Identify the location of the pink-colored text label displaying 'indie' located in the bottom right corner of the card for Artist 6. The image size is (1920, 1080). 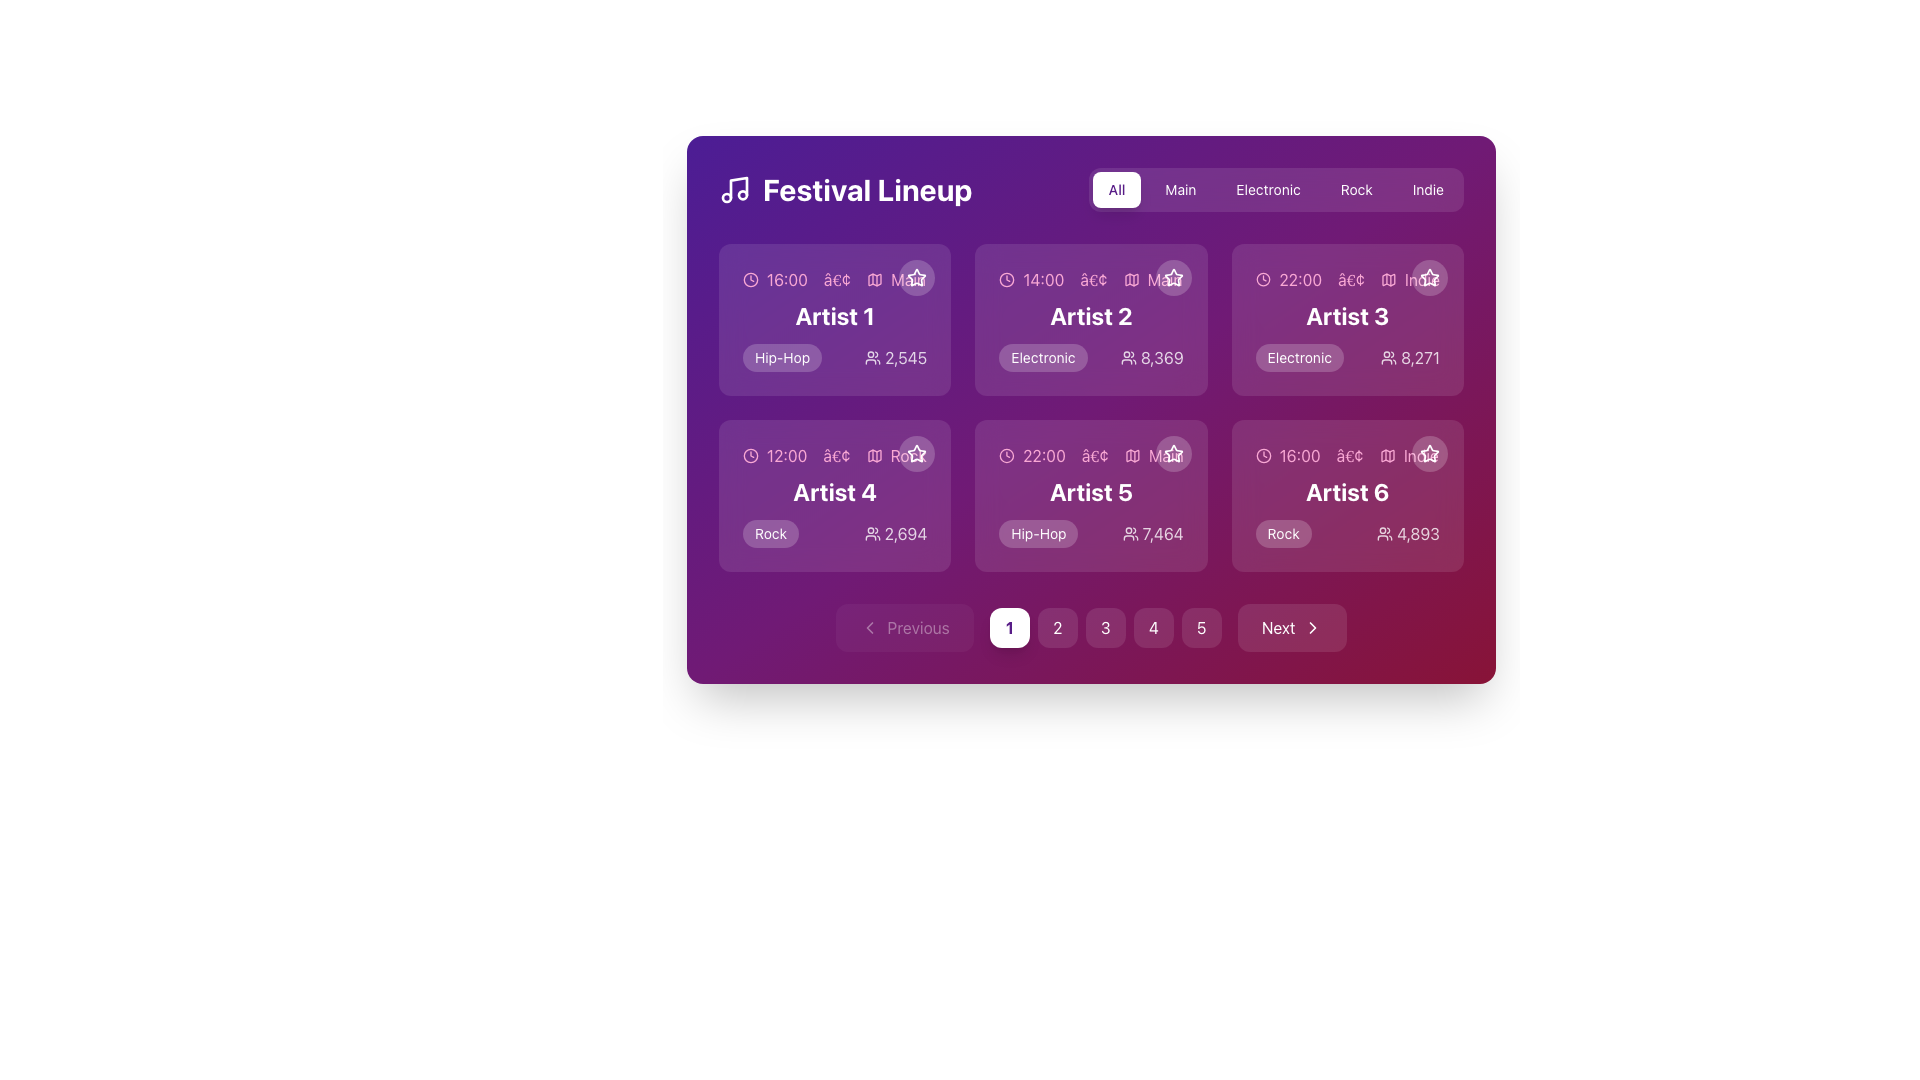
(1420, 455).